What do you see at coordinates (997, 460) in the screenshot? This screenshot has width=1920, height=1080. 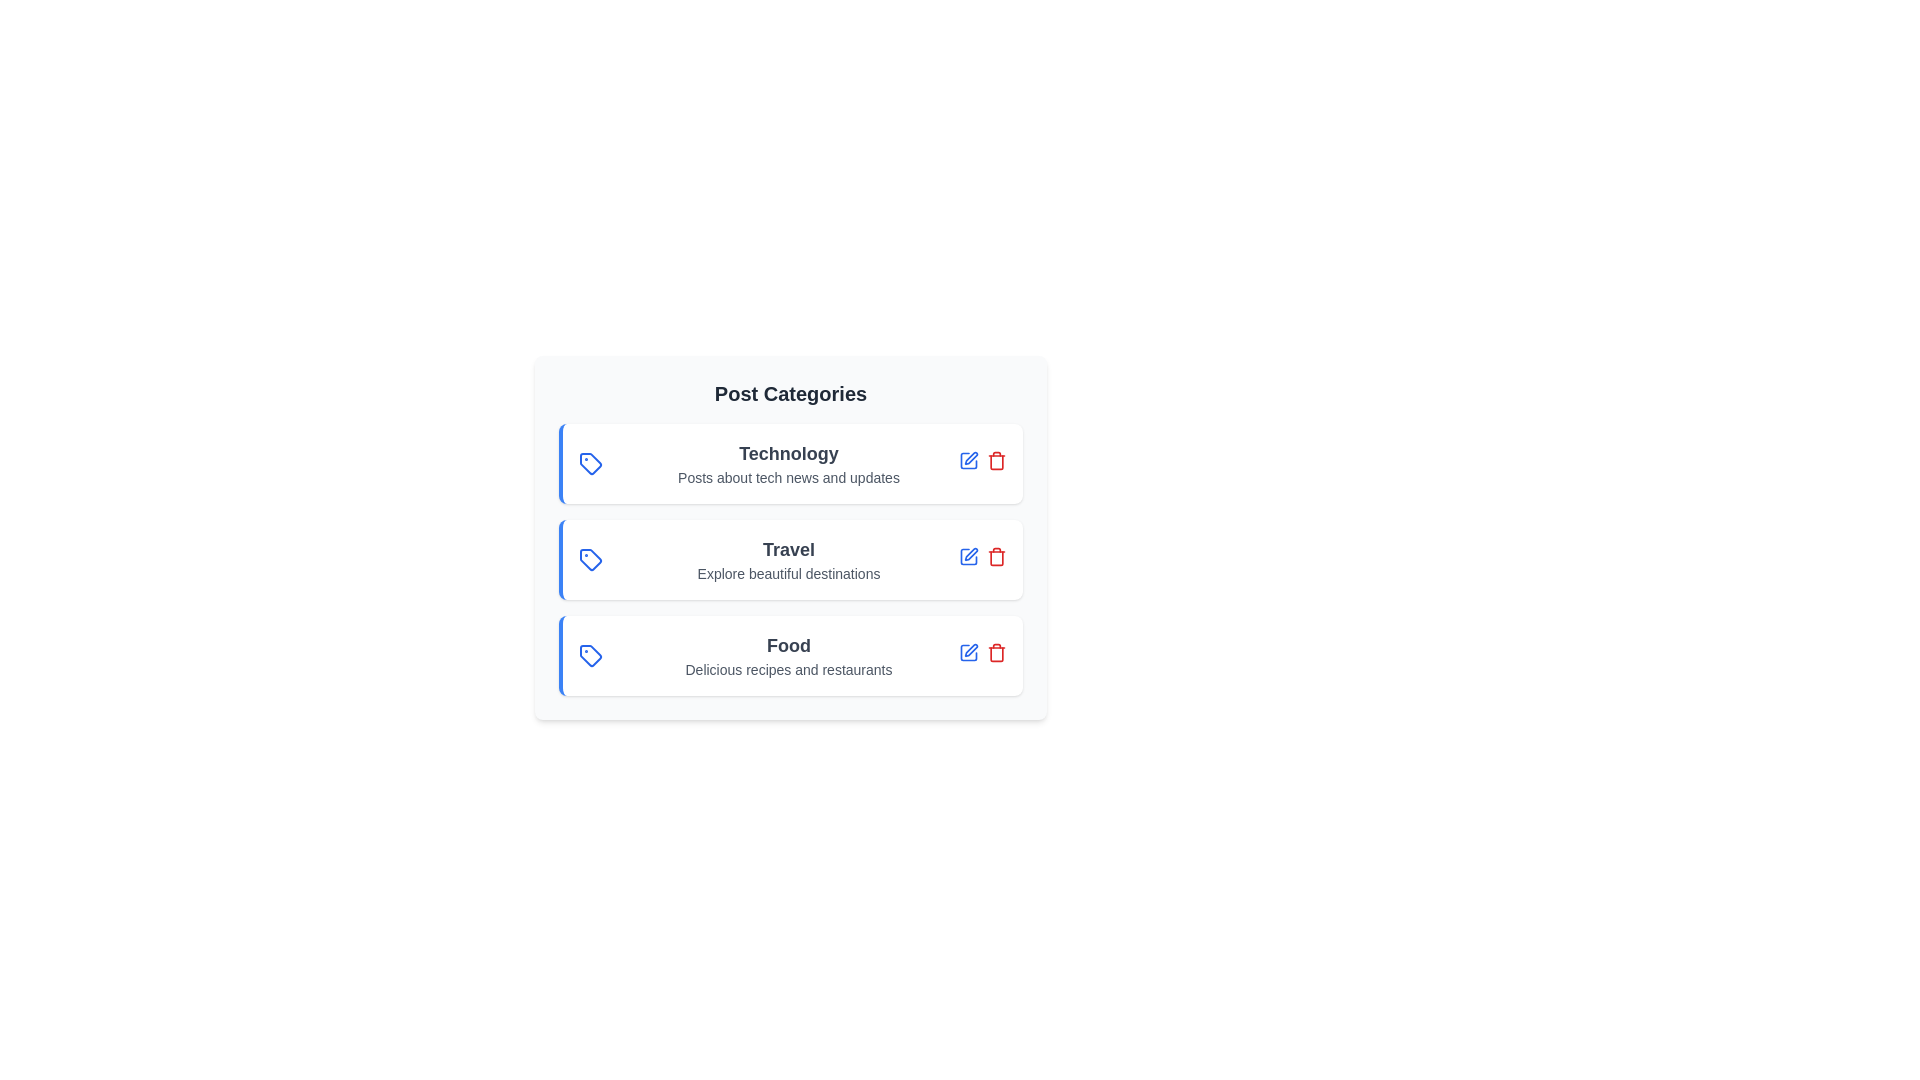 I see `delete button for the category 'Technology'` at bounding box center [997, 460].